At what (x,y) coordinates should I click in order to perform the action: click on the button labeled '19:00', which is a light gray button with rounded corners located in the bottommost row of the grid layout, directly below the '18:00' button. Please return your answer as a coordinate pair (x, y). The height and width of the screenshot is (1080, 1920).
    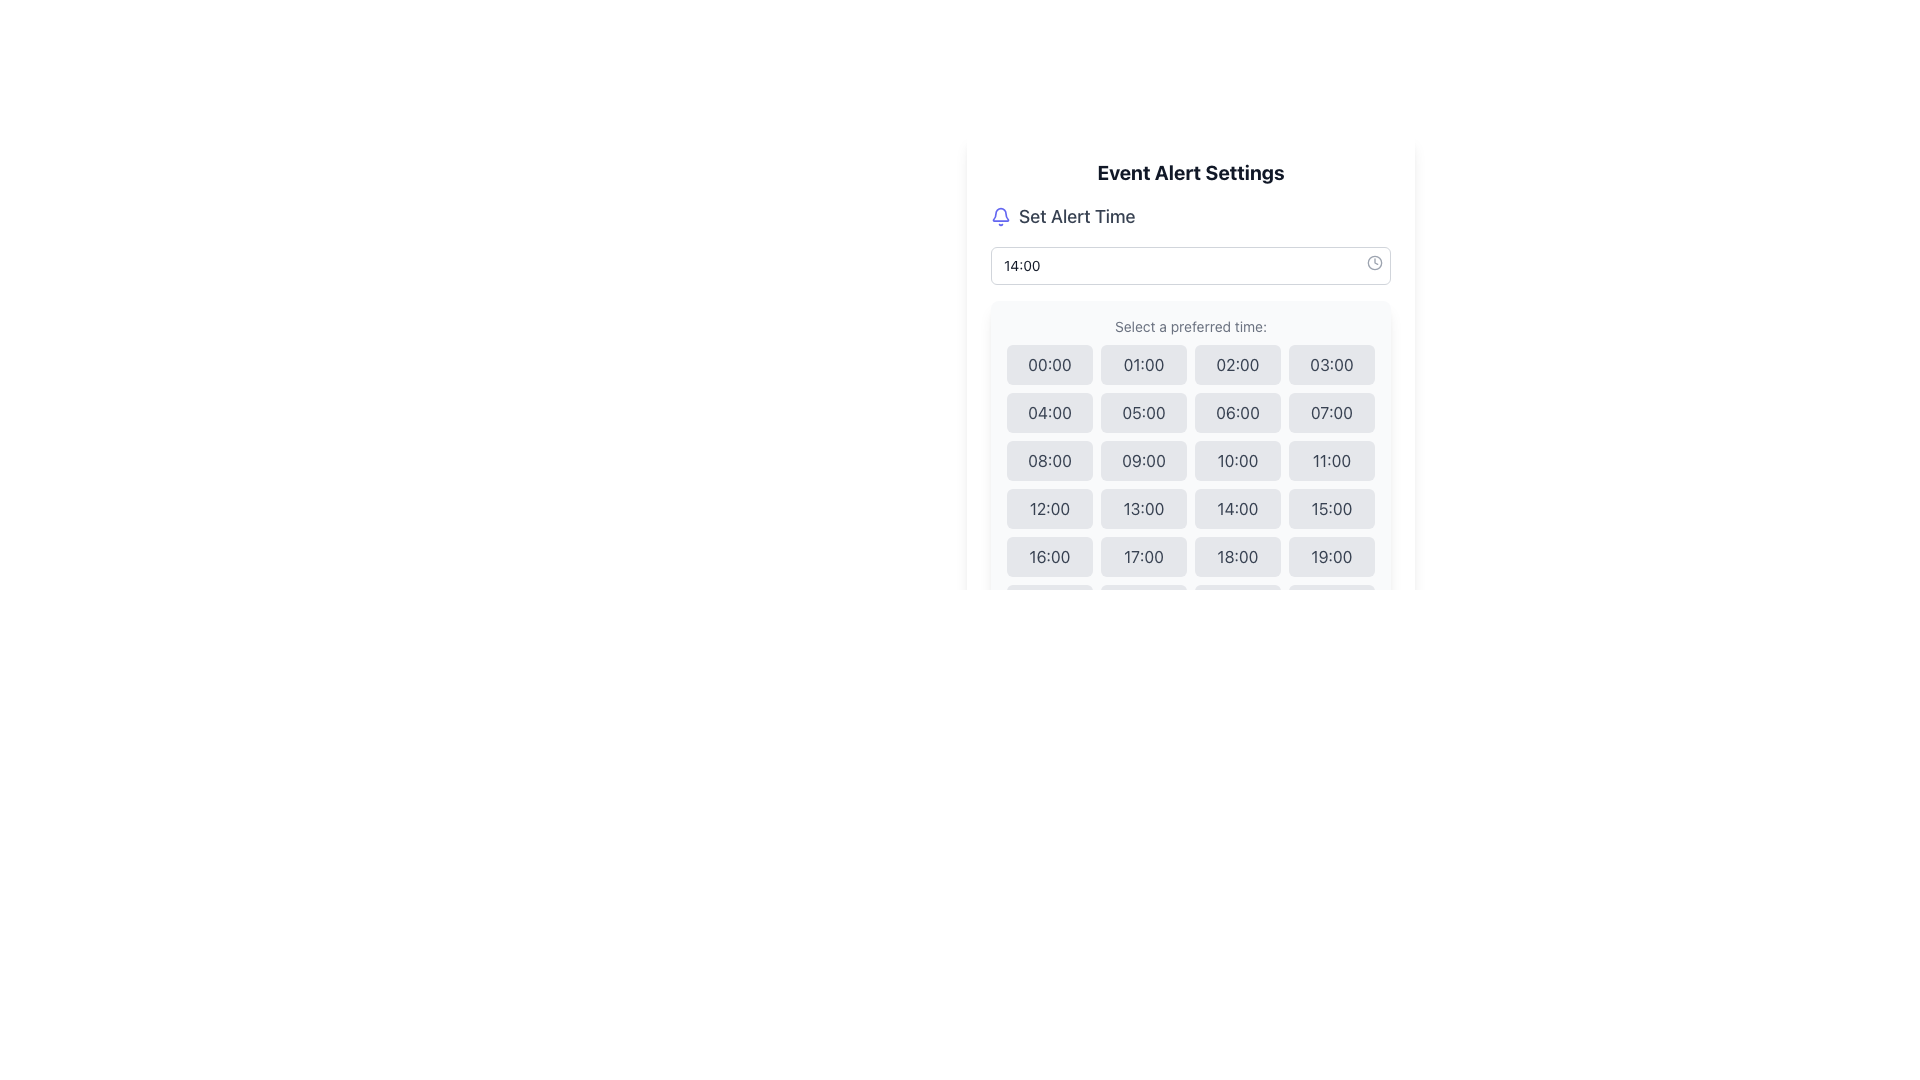
    Looking at the image, I should click on (1331, 556).